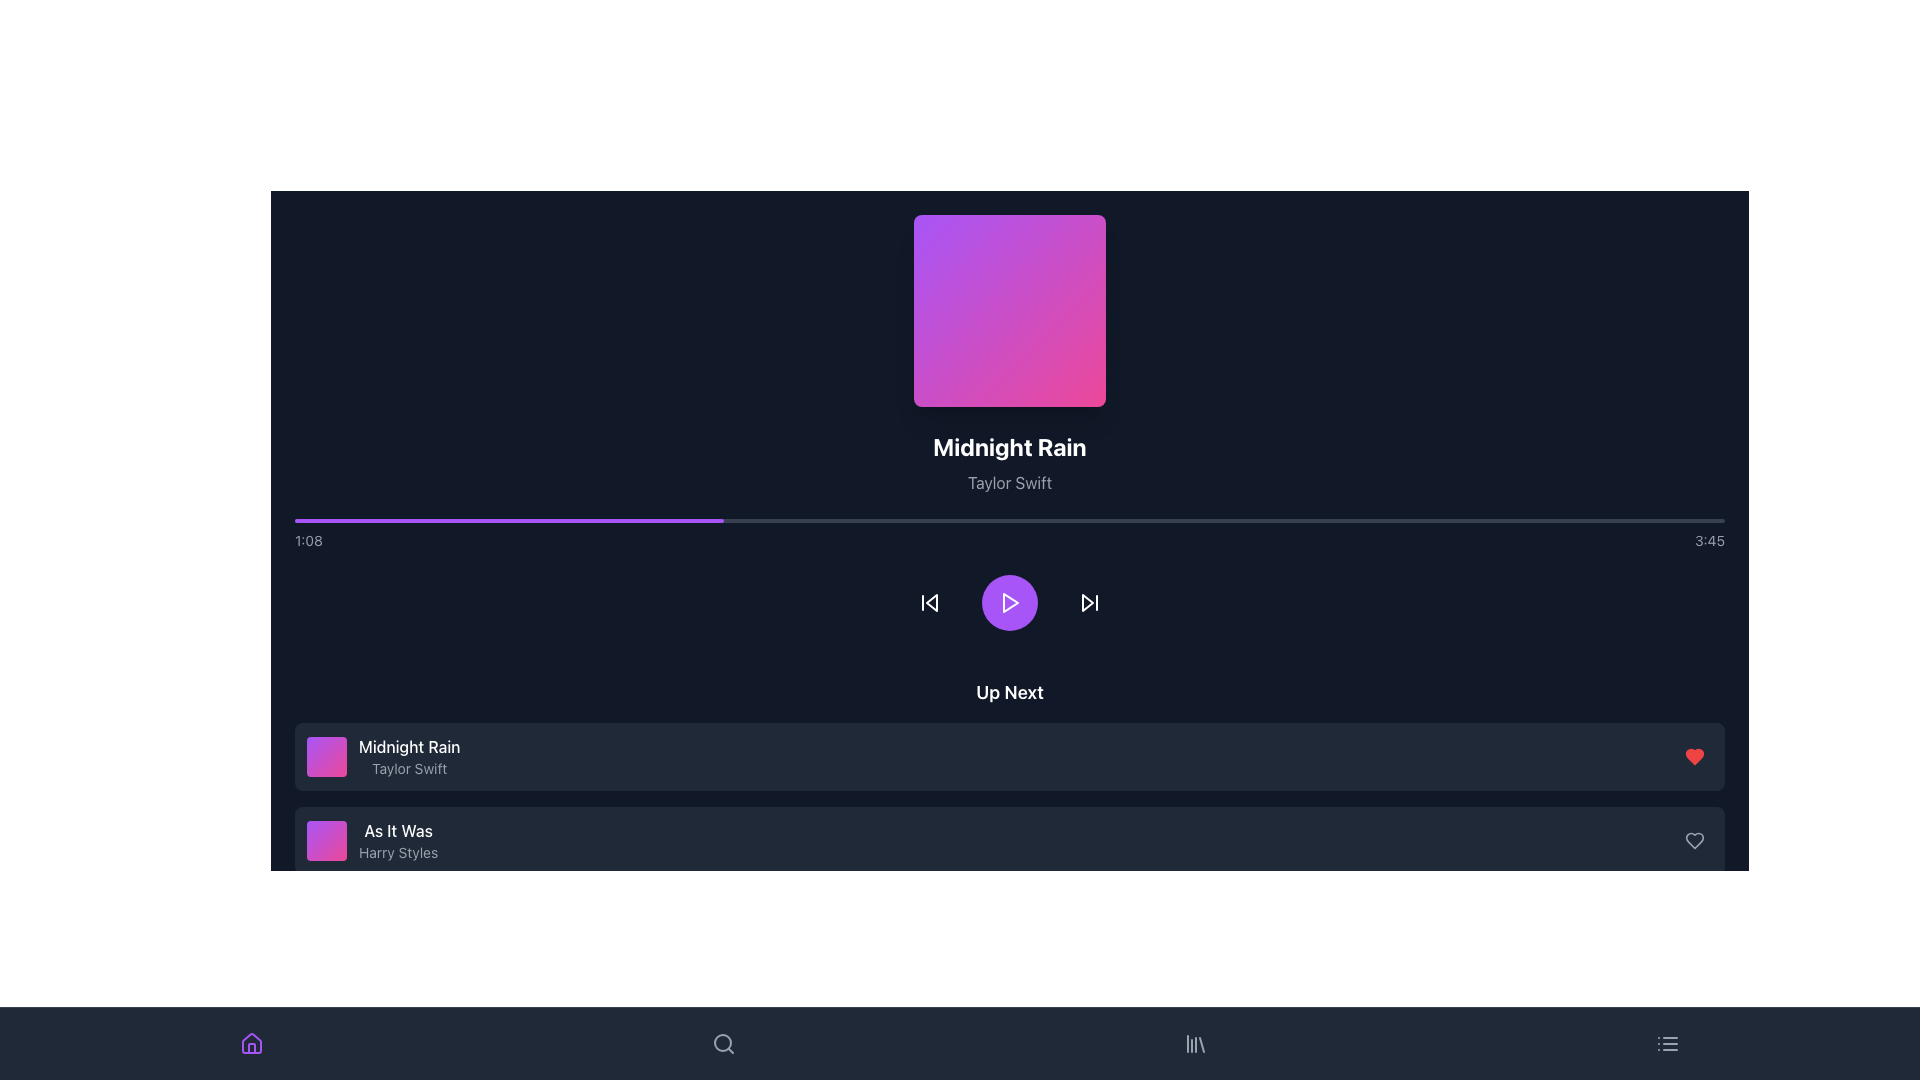 This screenshot has width=1920, height=1080. Describe the element at coordinates (930, 601) in the screenshot. I see `the first icon in the group of media control buttons located near the bottom center of the interface` at that location.